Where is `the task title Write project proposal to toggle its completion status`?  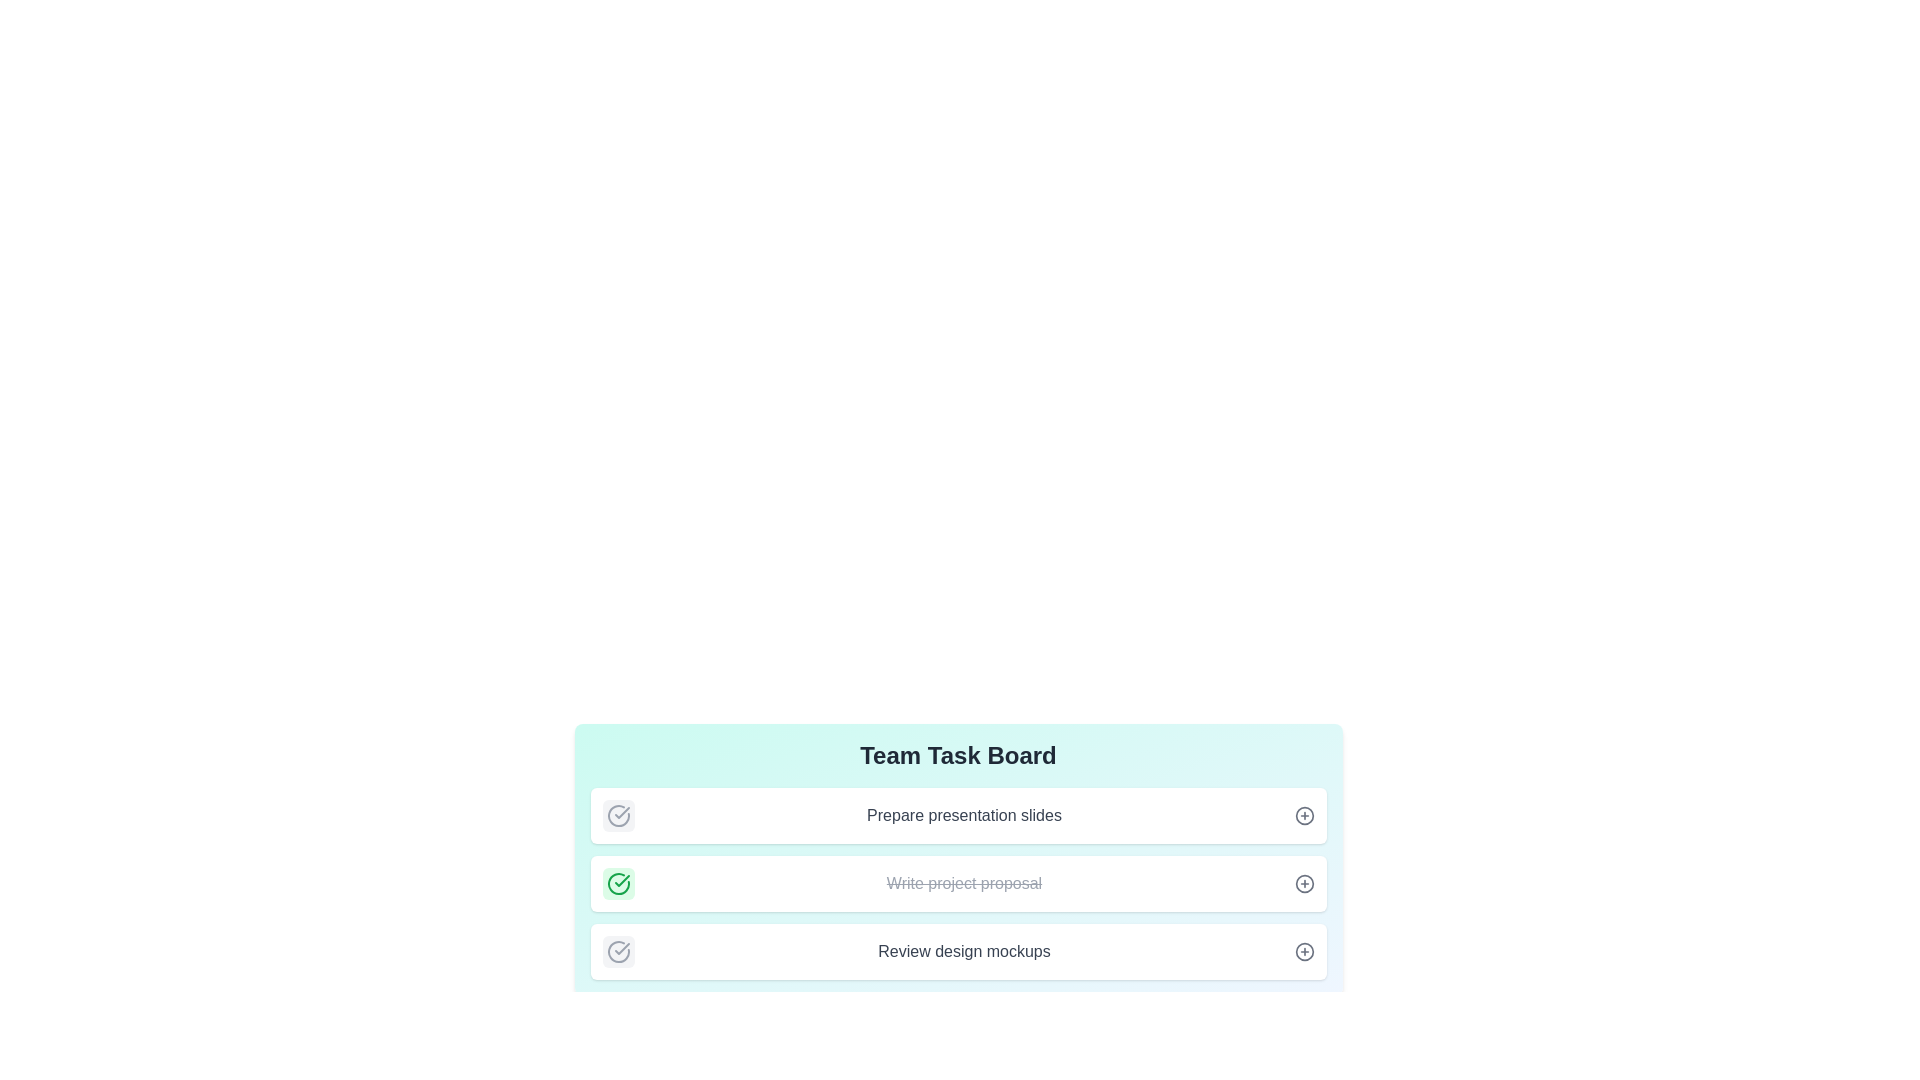
the task title Write project proposal to toggle its completion status is located at coordinates (617, 882).